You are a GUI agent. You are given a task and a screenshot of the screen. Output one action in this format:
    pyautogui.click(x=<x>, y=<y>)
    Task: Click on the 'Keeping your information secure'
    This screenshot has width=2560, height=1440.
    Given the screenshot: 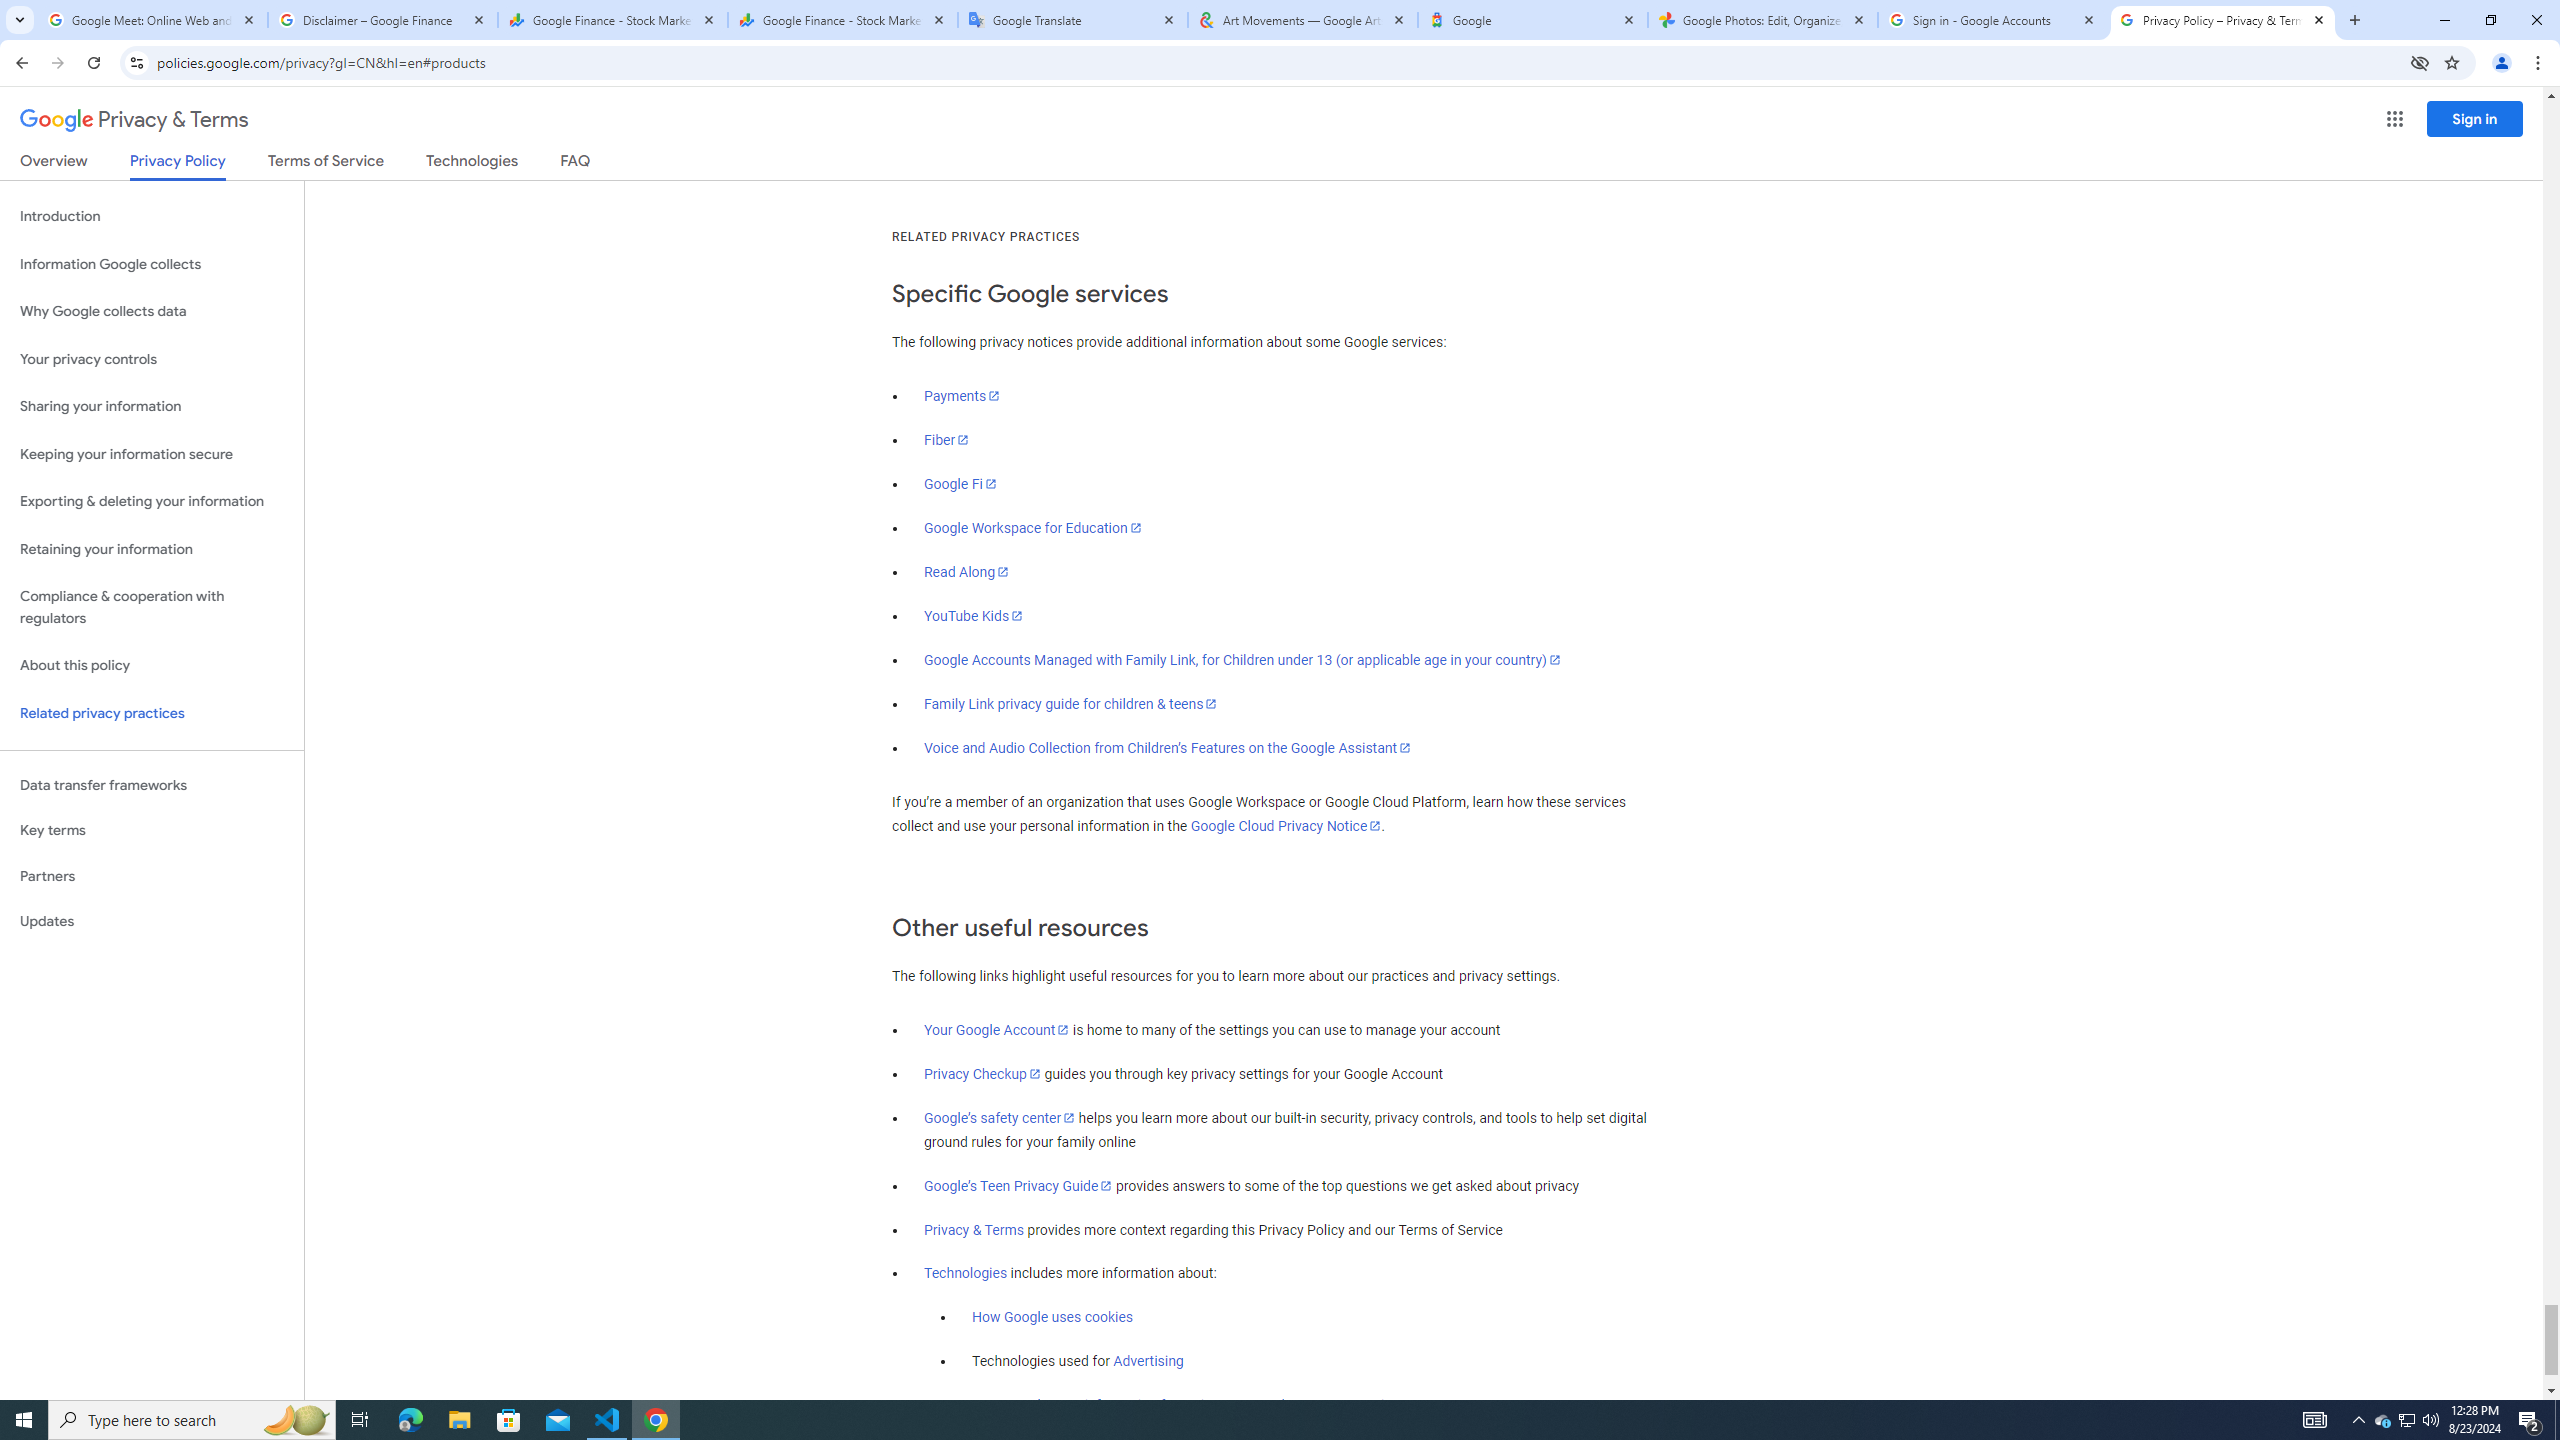 What is the action you would take?
    pyautogui.click(x=151, y=455)
    